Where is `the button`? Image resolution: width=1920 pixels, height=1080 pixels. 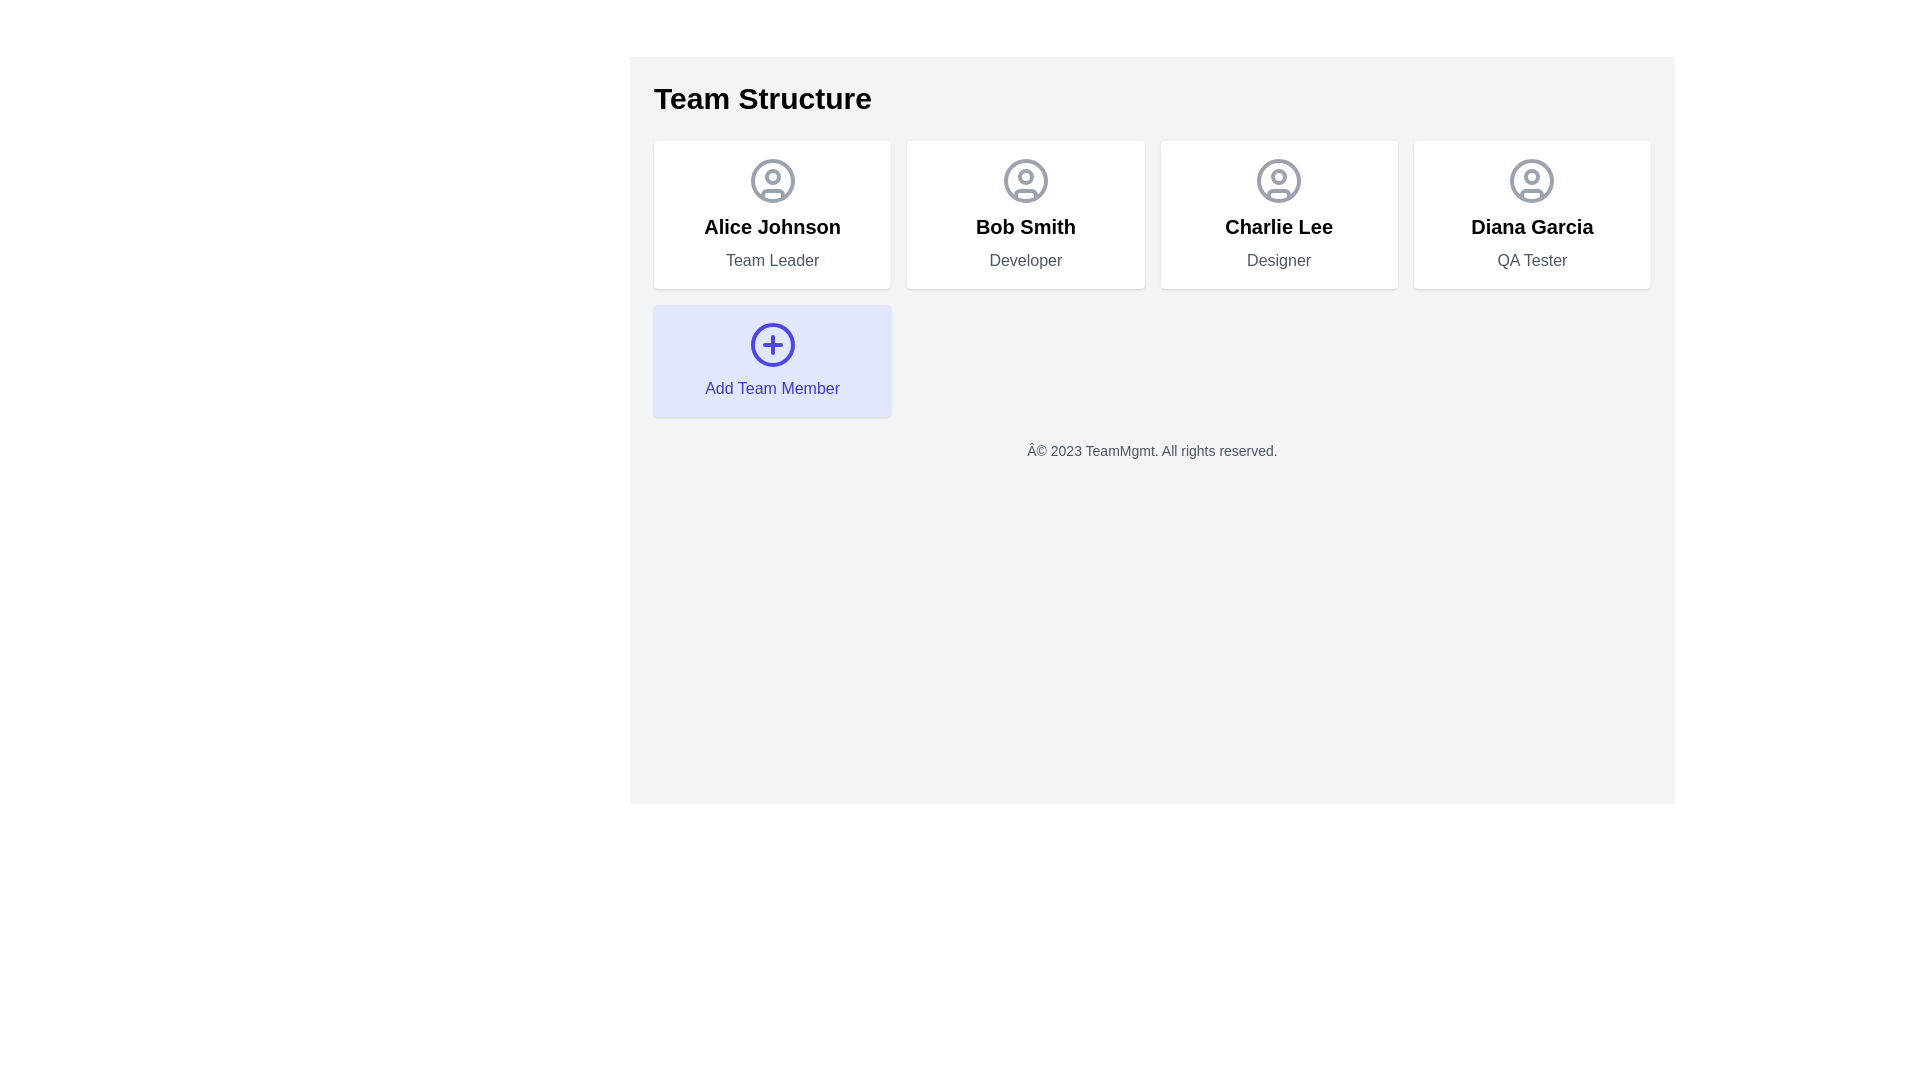 the button is located at coordinates (771, 361).